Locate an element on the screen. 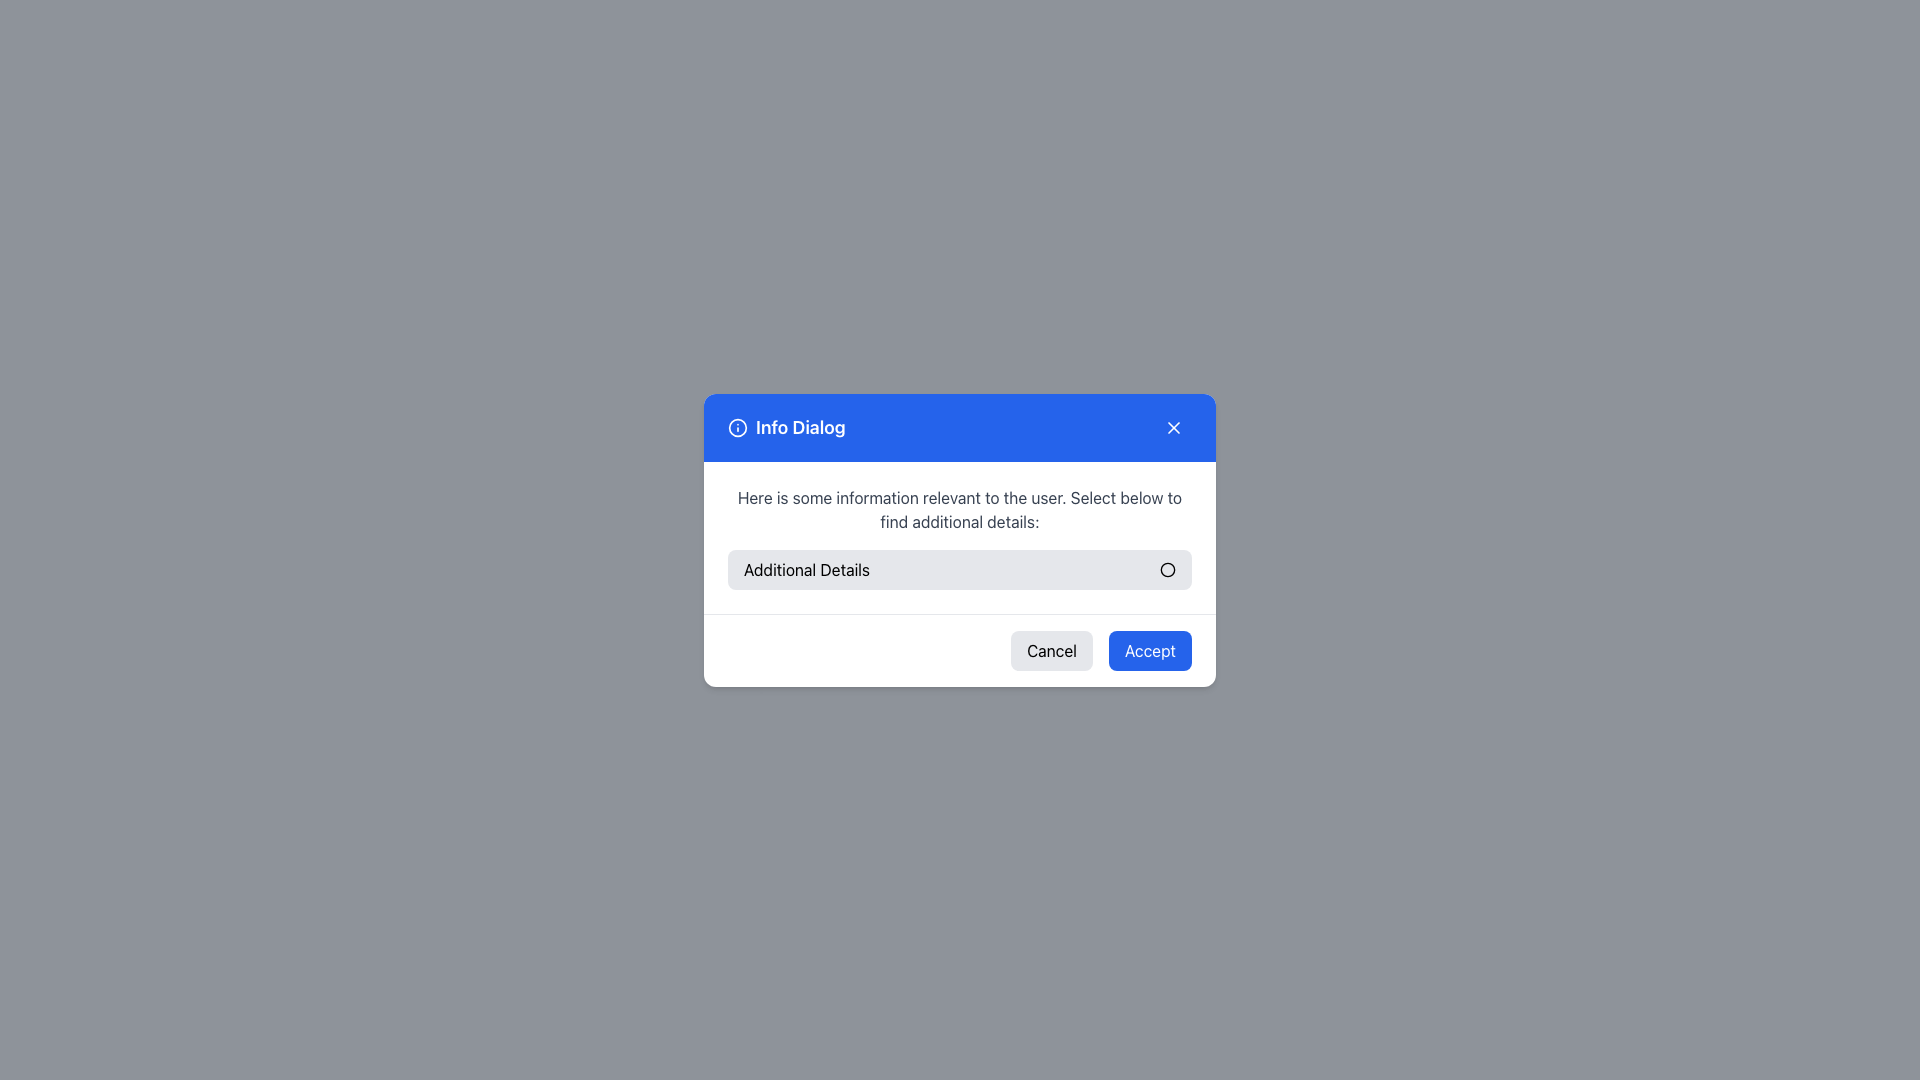  text label with an icon located in the blue header of the modal dialog, which provides contextual information about the dialog's content is located at coordinates (785, 426).